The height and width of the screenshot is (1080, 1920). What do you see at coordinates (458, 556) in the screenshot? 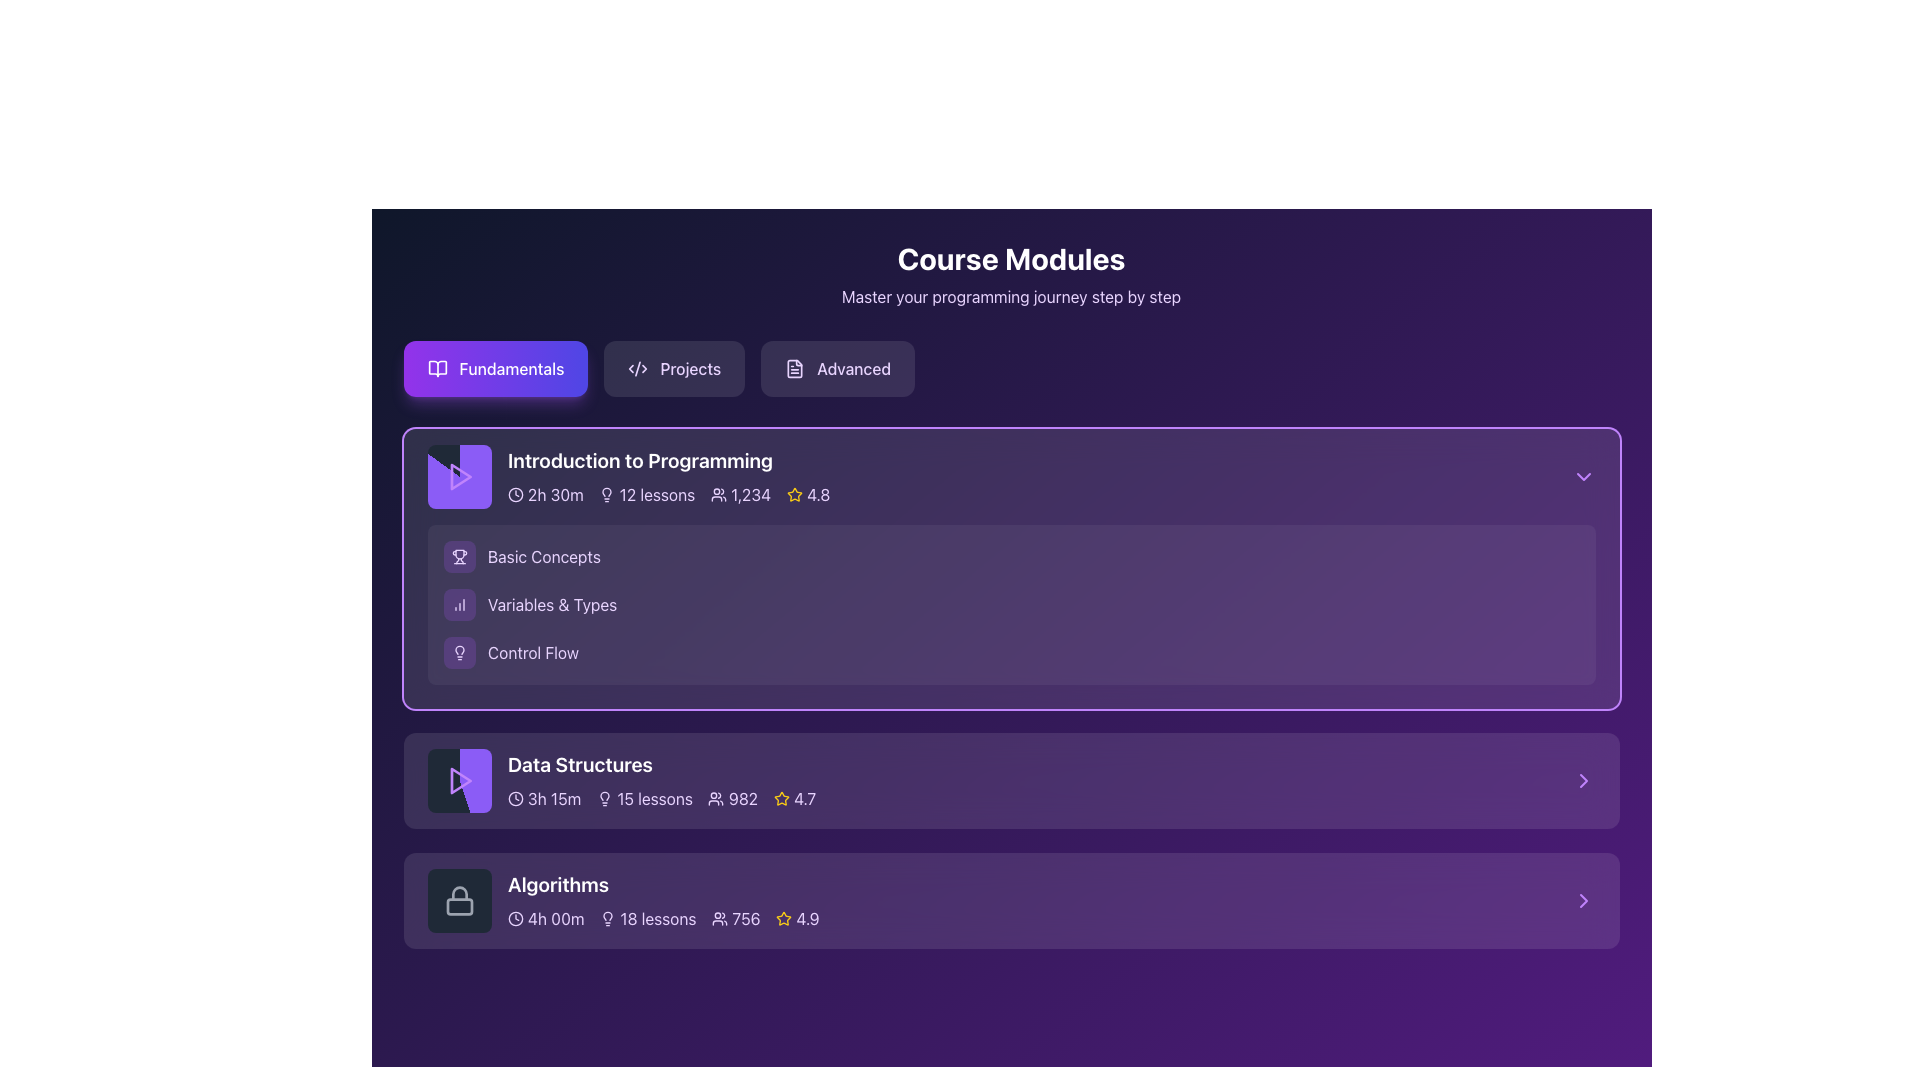
I see `the trophy icon representing 'Basic Concepts', located to the left of the text labeled 'Basic Concepts' within the 'Introduction to Programming' module card` at bounding box center [458, 556].